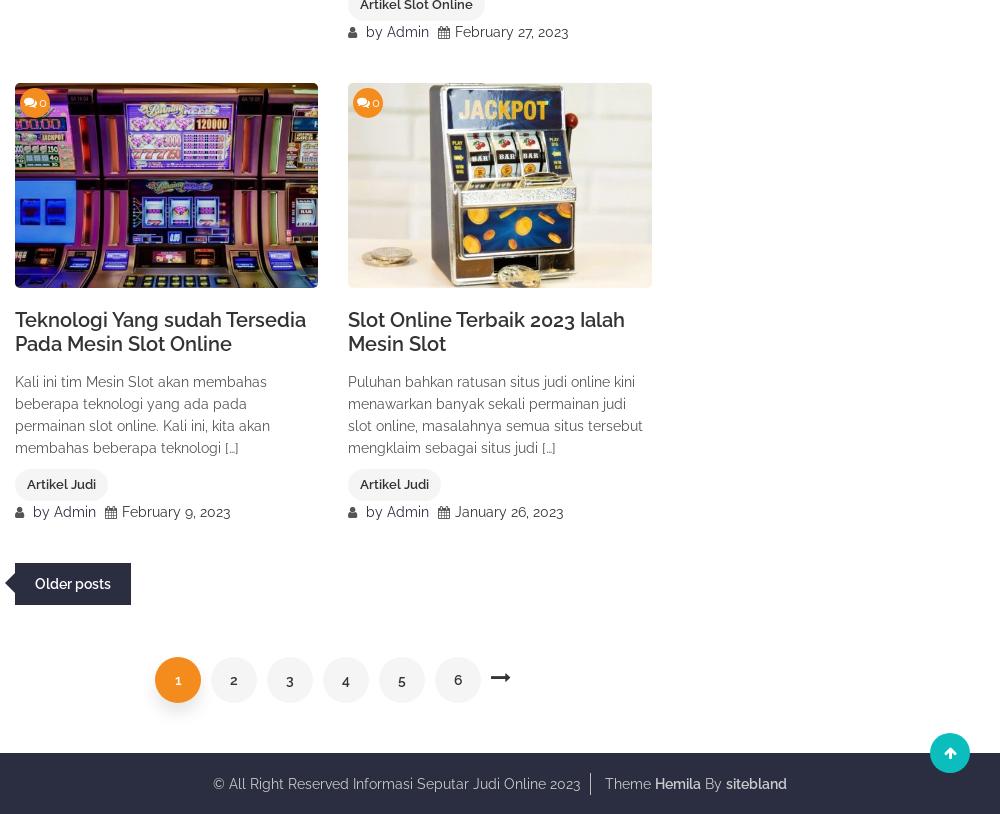  I want to click on 'Hemila', so click(655, 783).